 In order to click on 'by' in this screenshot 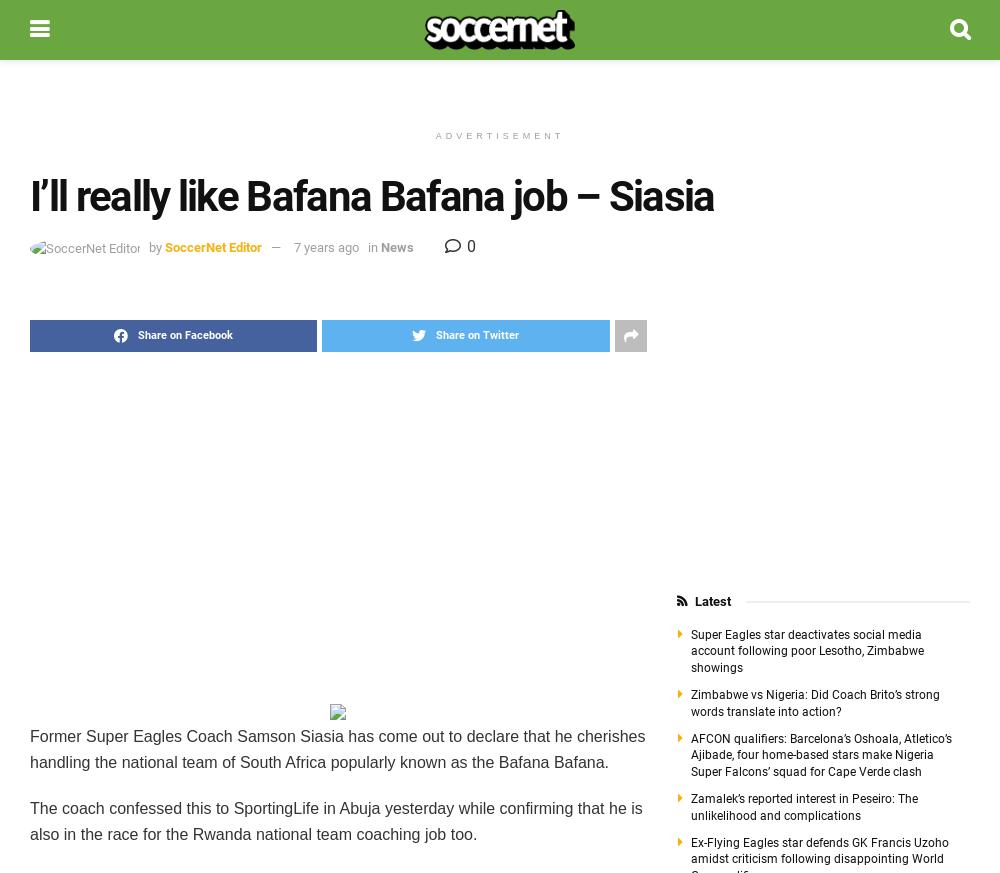, I will do `click(155, 246)`.